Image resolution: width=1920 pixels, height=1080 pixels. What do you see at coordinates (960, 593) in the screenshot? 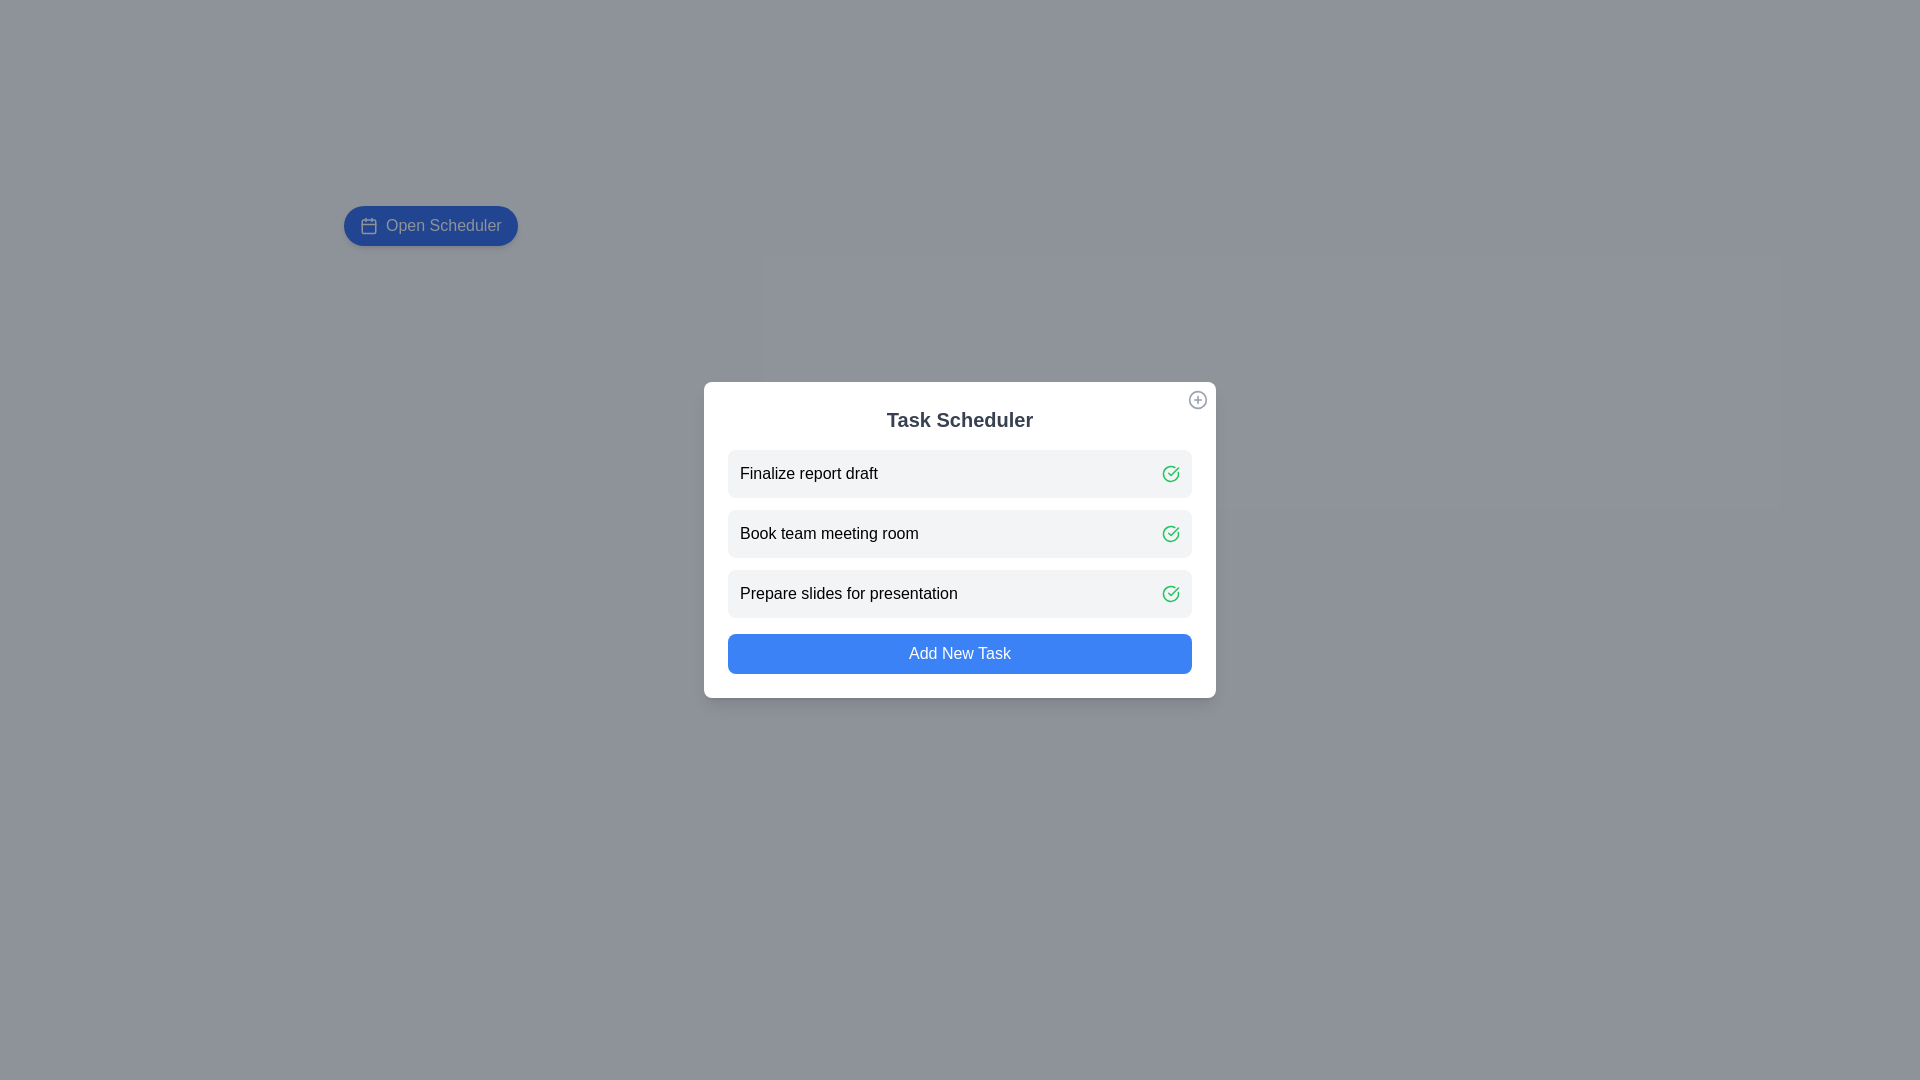
I see `the task labeled 'Prepare slides for presentation' in the task scheduler` at bounding box center [960, 593].